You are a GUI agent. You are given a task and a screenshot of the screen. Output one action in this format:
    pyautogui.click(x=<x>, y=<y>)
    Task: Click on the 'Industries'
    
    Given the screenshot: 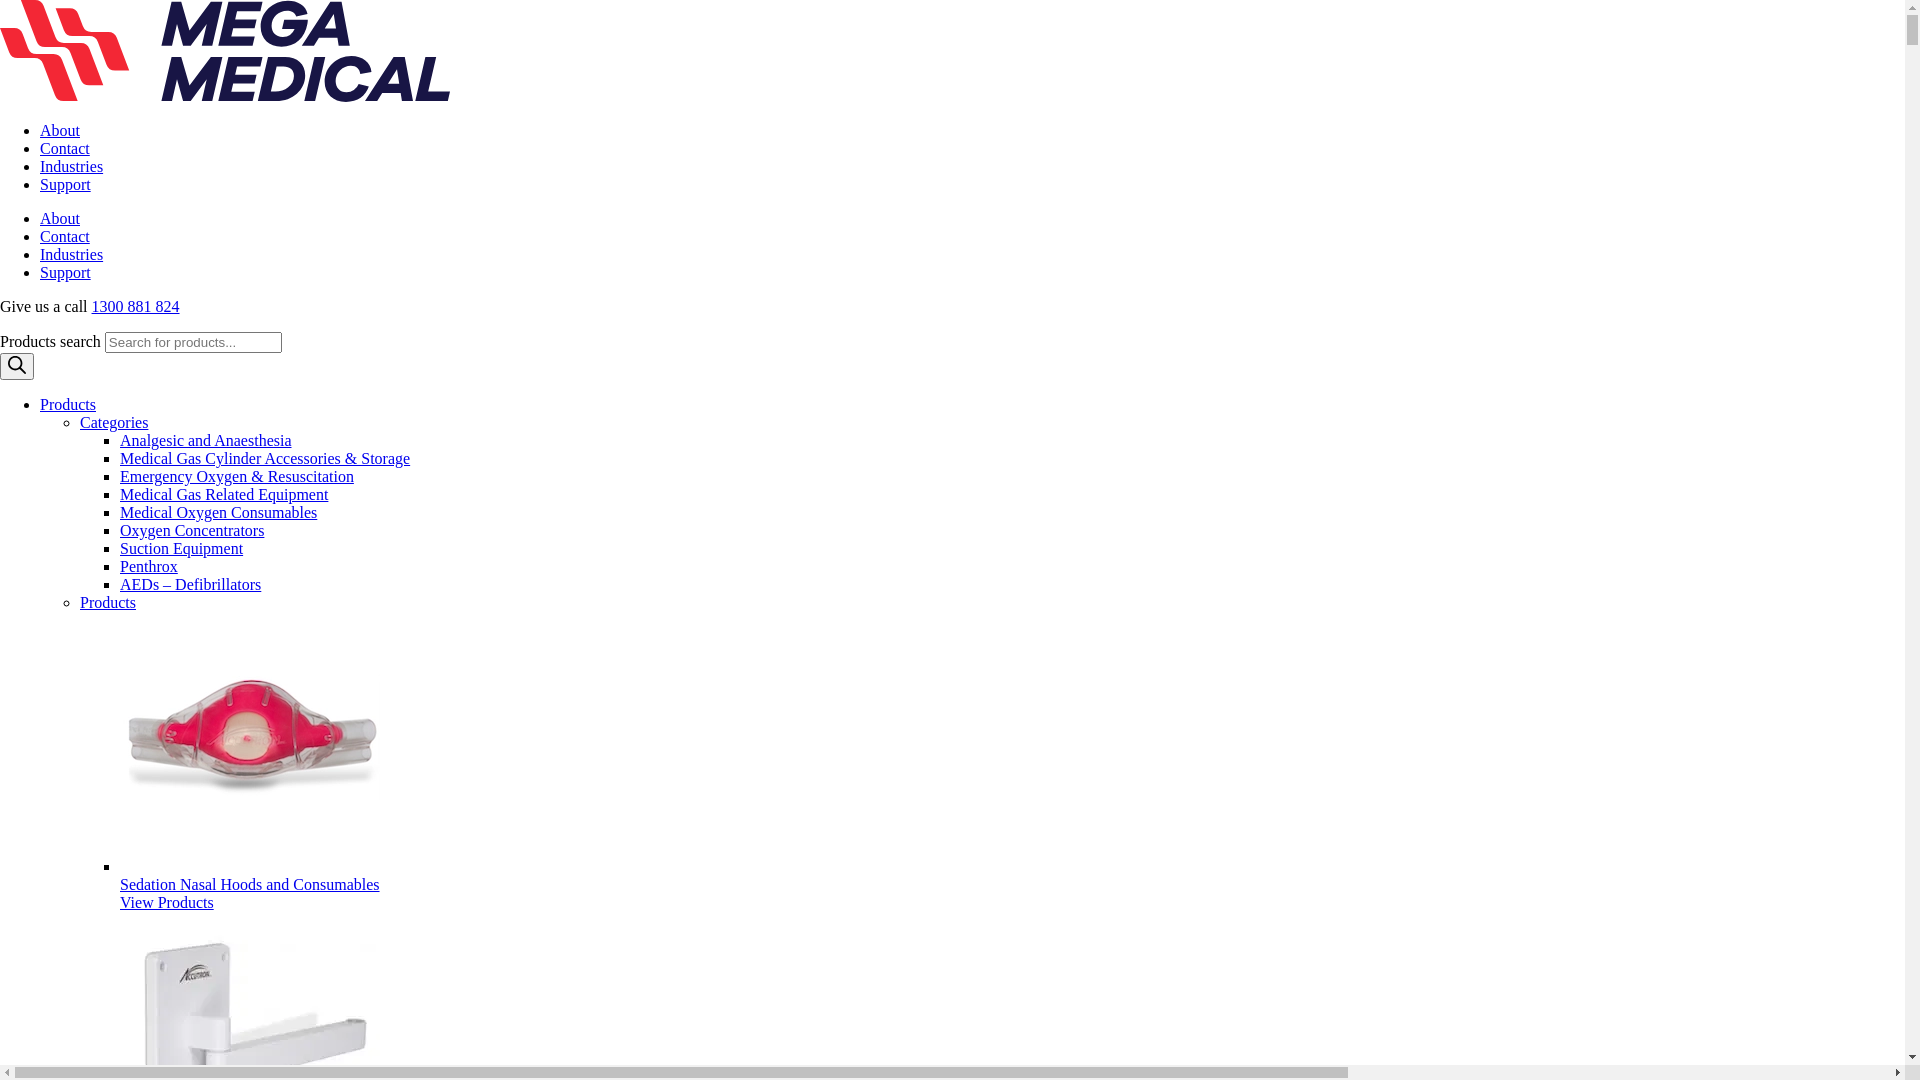 What is the action you would take?
    pyautogui.click(x=71, y=165)
    